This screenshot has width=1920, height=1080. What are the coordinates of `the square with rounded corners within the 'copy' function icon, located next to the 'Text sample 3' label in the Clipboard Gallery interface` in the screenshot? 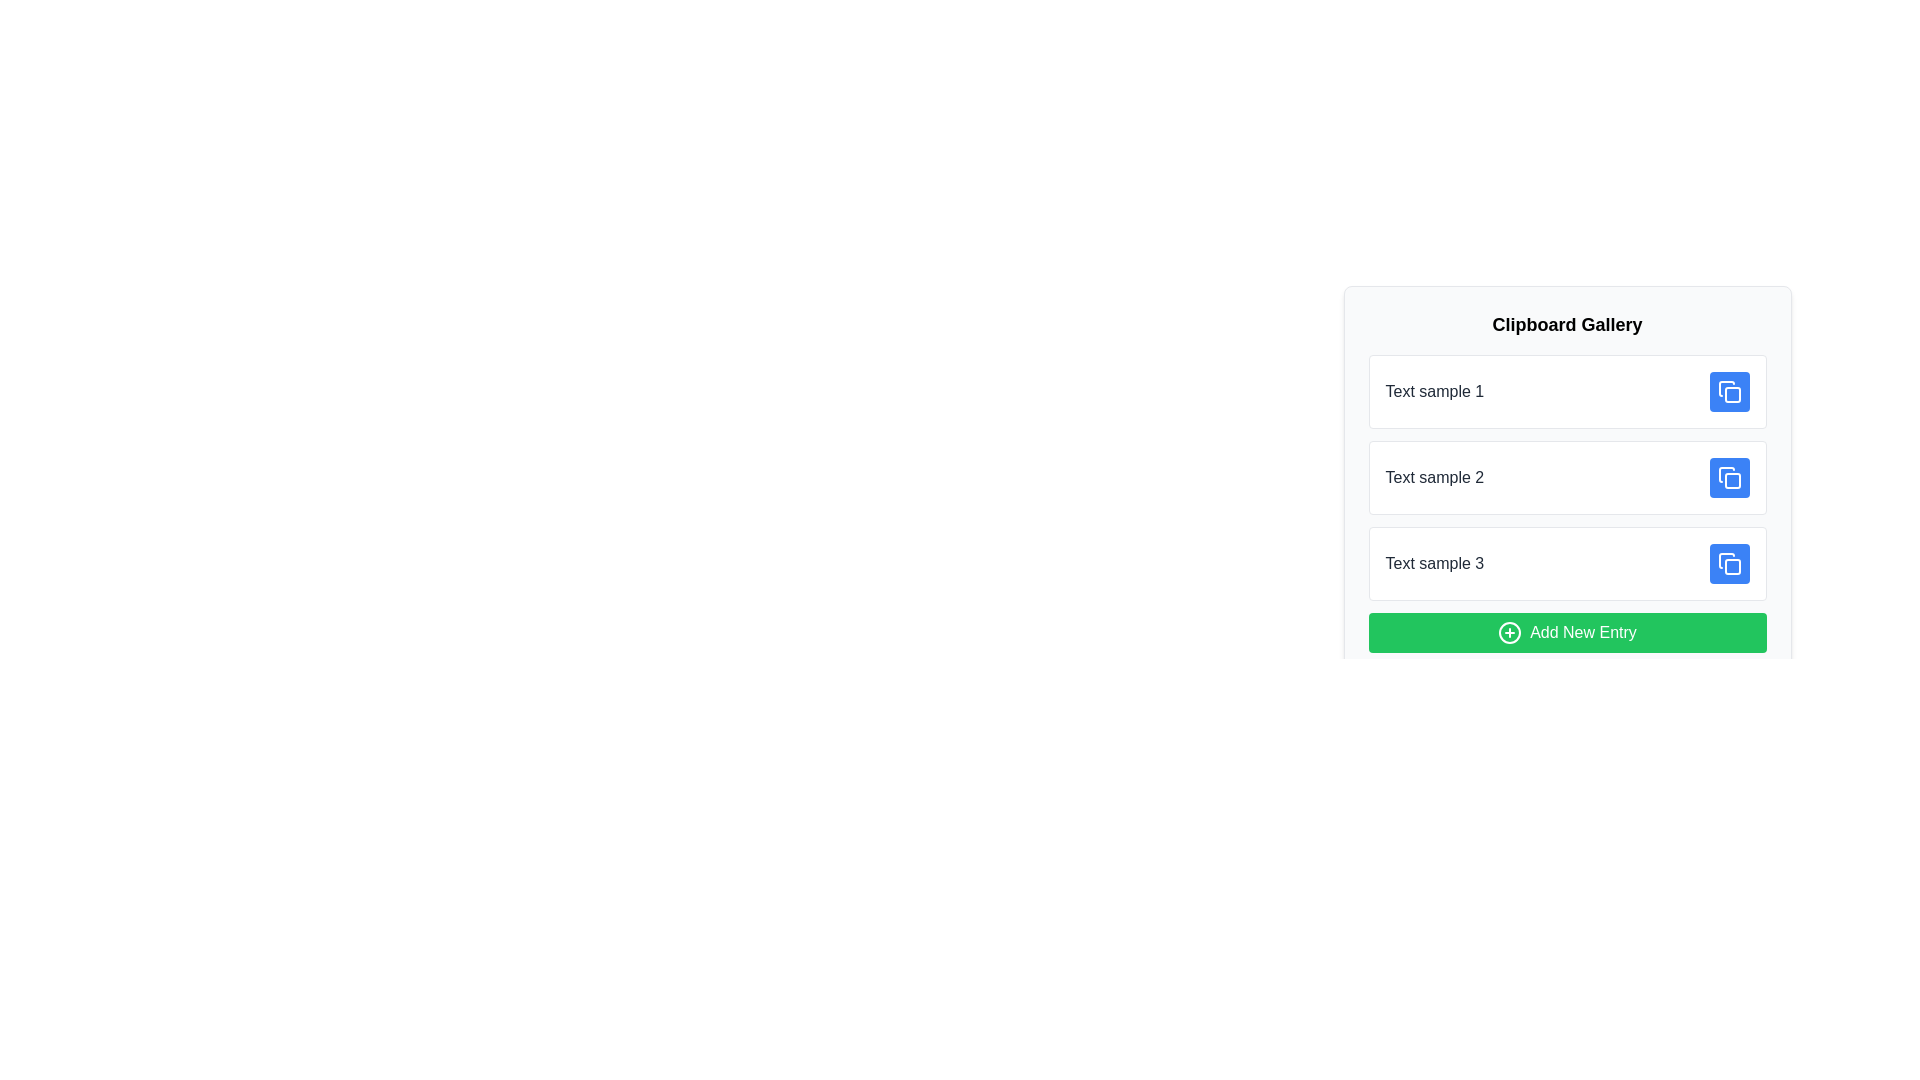 It's located at (1731, 567).